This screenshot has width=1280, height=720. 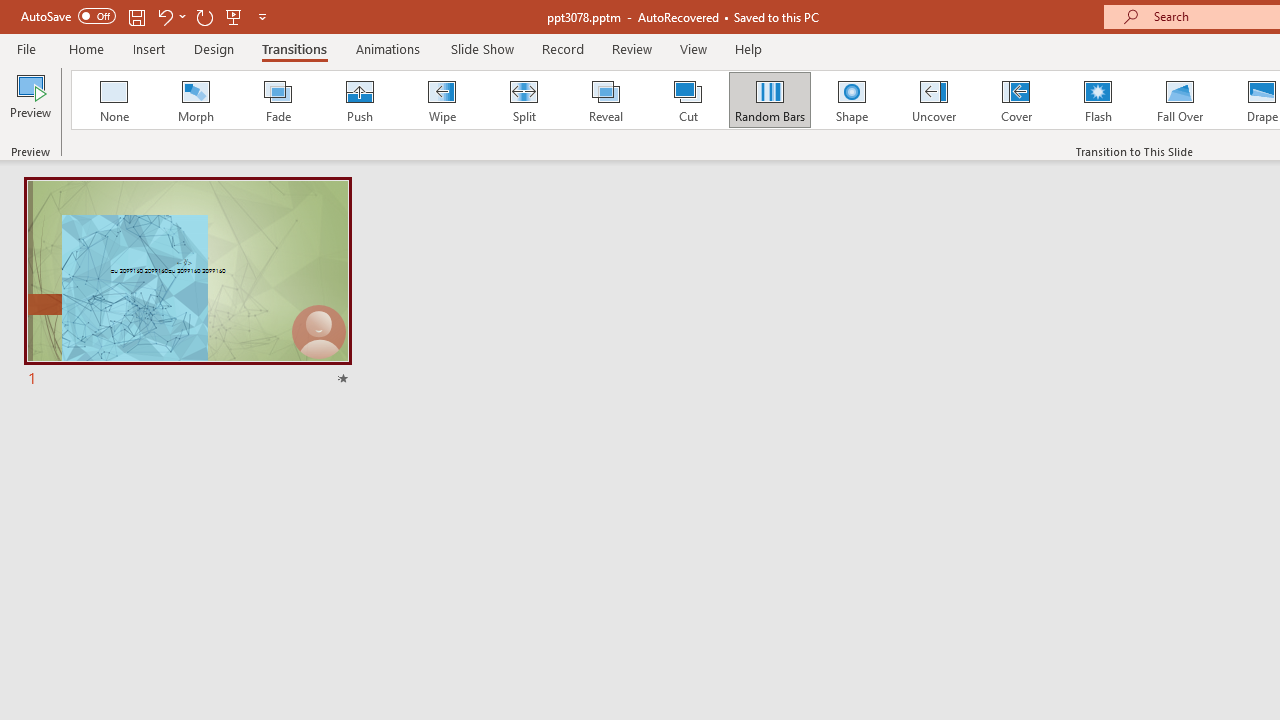 What do you see at coordinates (1097, 100) in the screenshot?
I see `'Flash'` at bounding box center [1097, 100].